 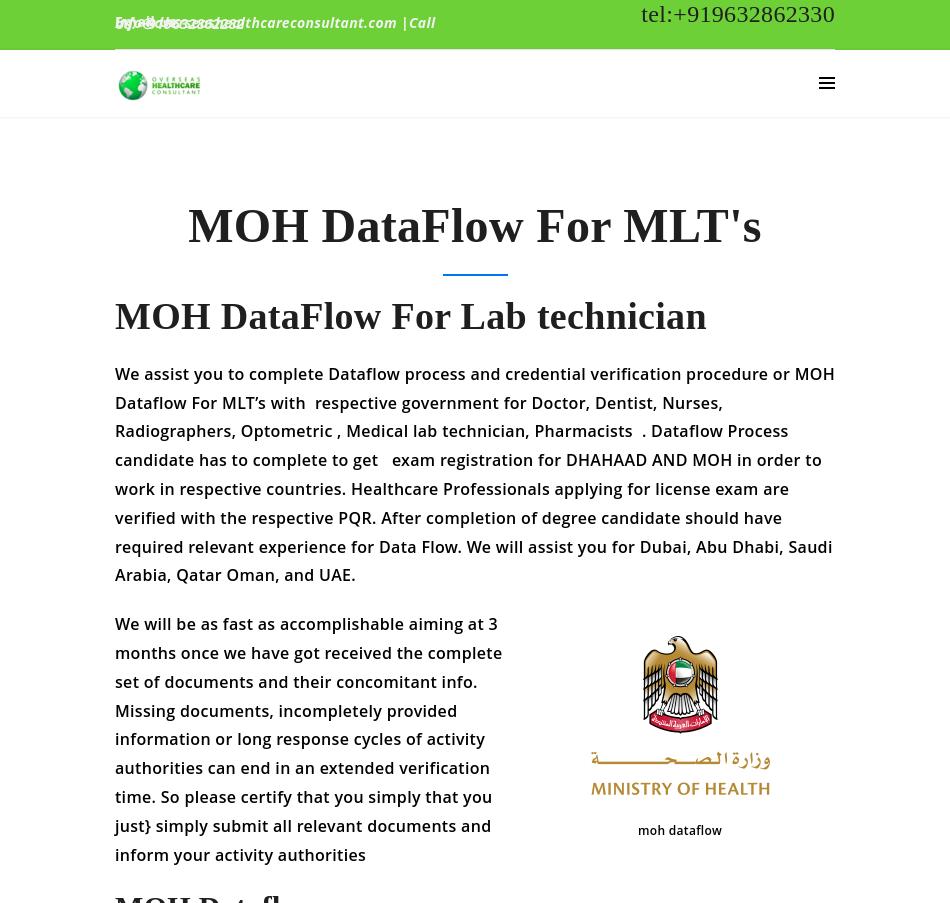 What do you see at coordinates (736, 12) in the screenshot?
I see `'tel:+919632862330'` at bounding box center [736, 12].